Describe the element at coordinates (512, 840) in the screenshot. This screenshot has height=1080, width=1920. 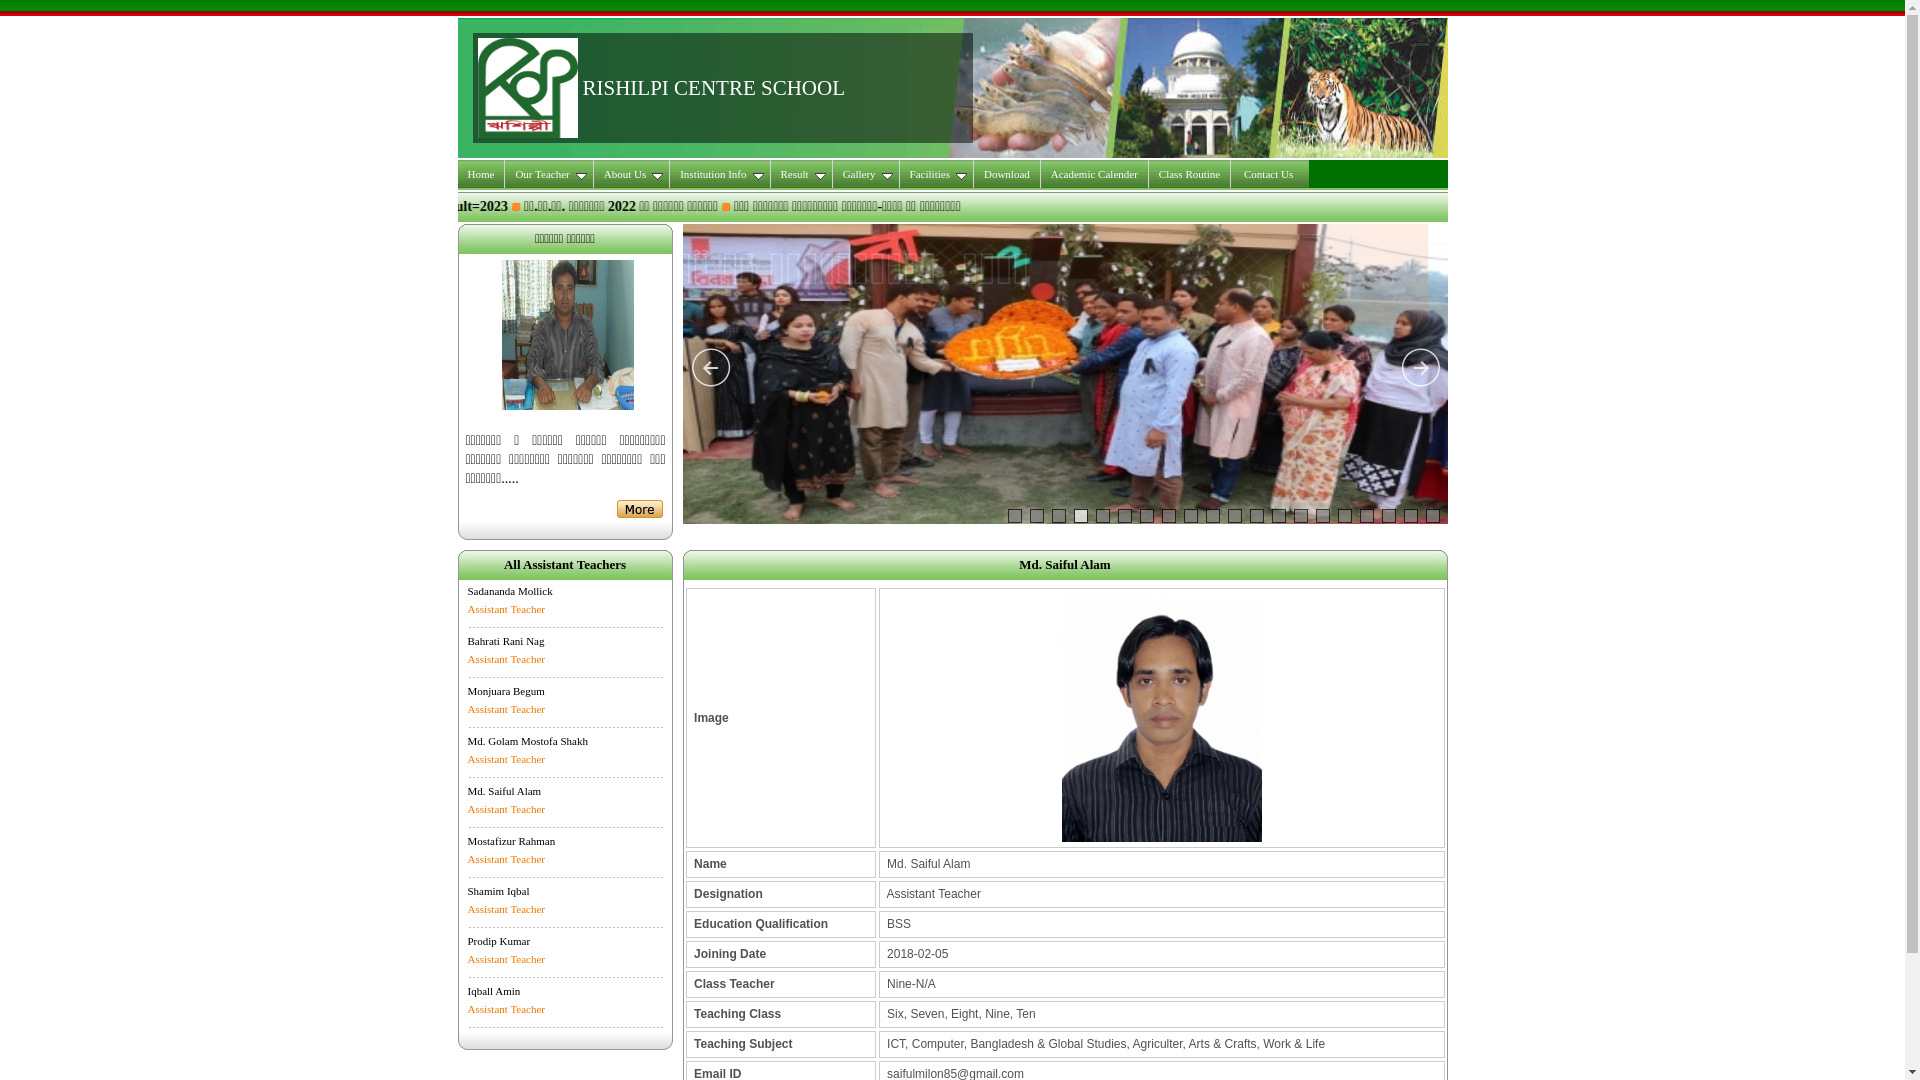
I see `'Mostafizur Rahman'` at that location.